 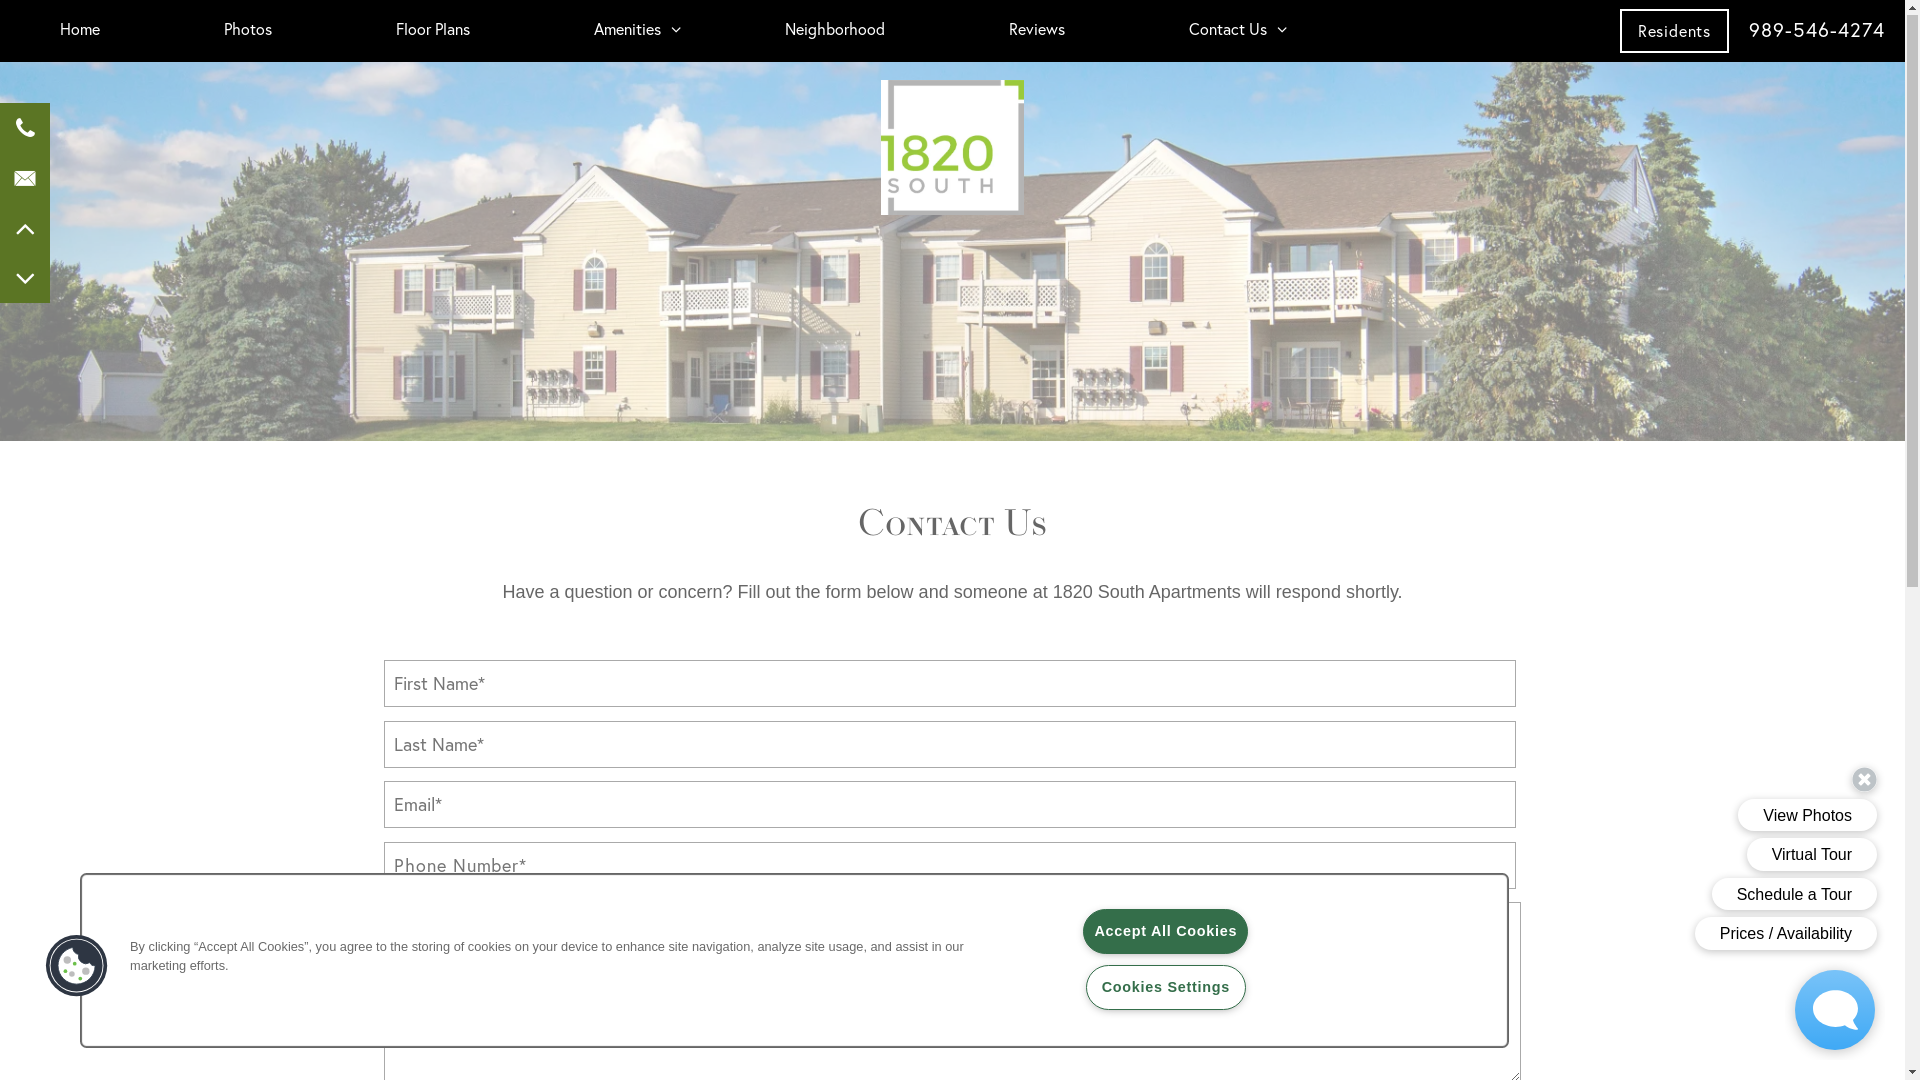 I want to click on 'Reviews', so click(x=1036, y=30).